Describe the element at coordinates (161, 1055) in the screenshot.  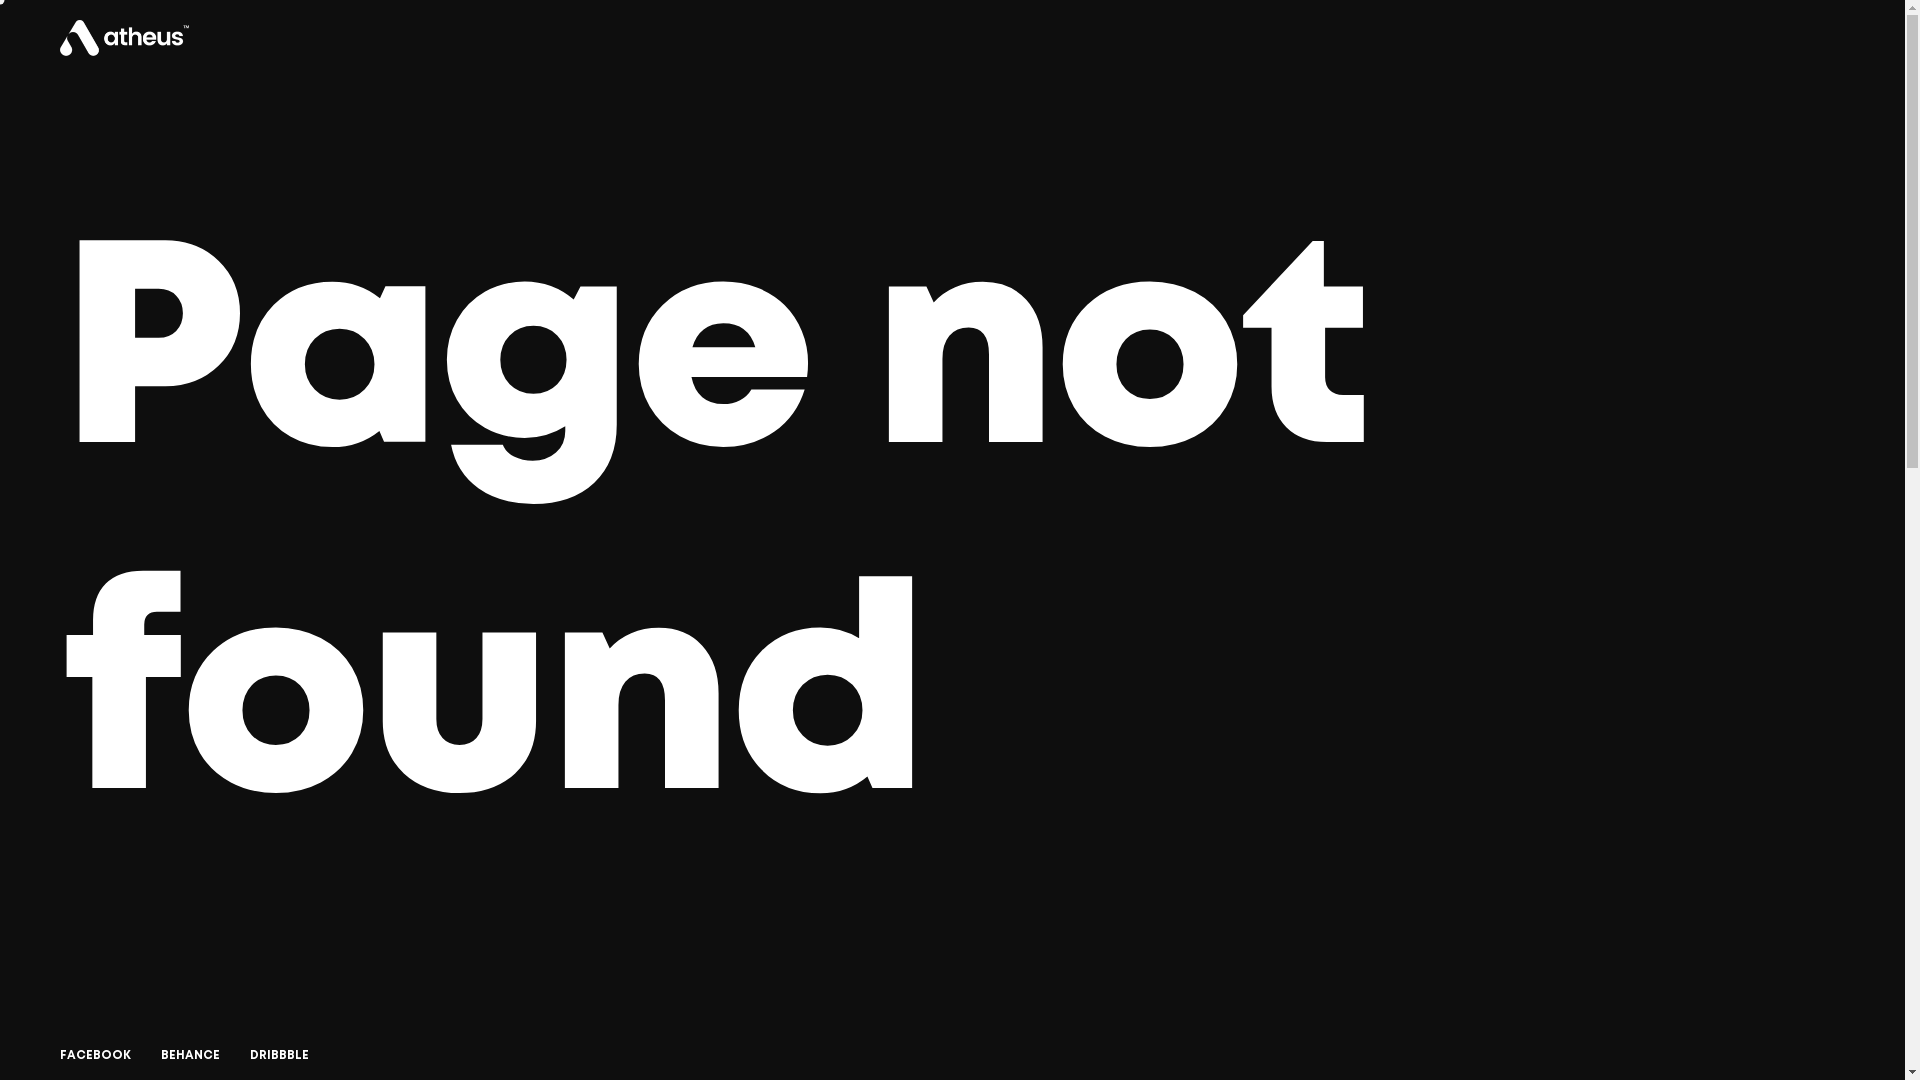
I see `'BEHANCE'` at that location.